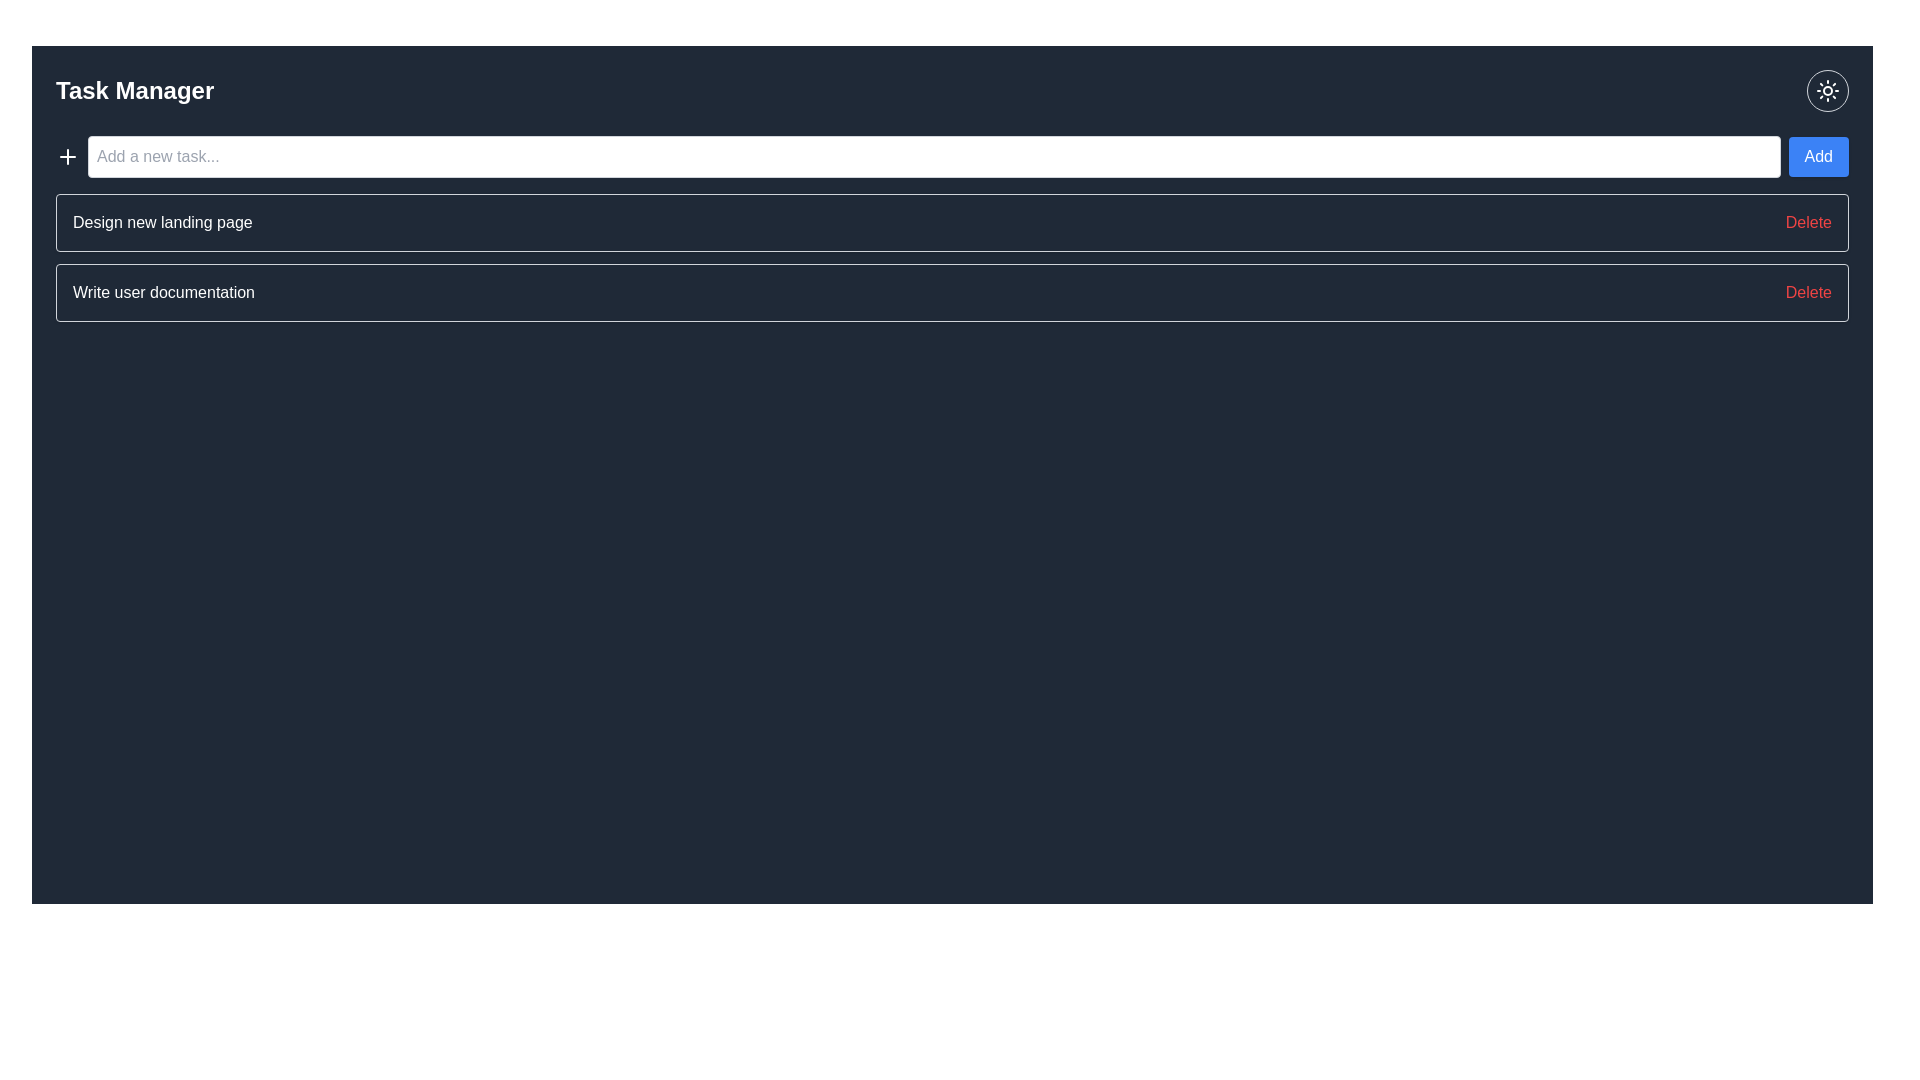 Image resolution: width=1920 pixels, height=1080 pixels. What do you see at coordinates (1828, 91) in the screenshot?
I see `the sun icon button in the top-right corner of the interface` at bounding box center [1828, 91].